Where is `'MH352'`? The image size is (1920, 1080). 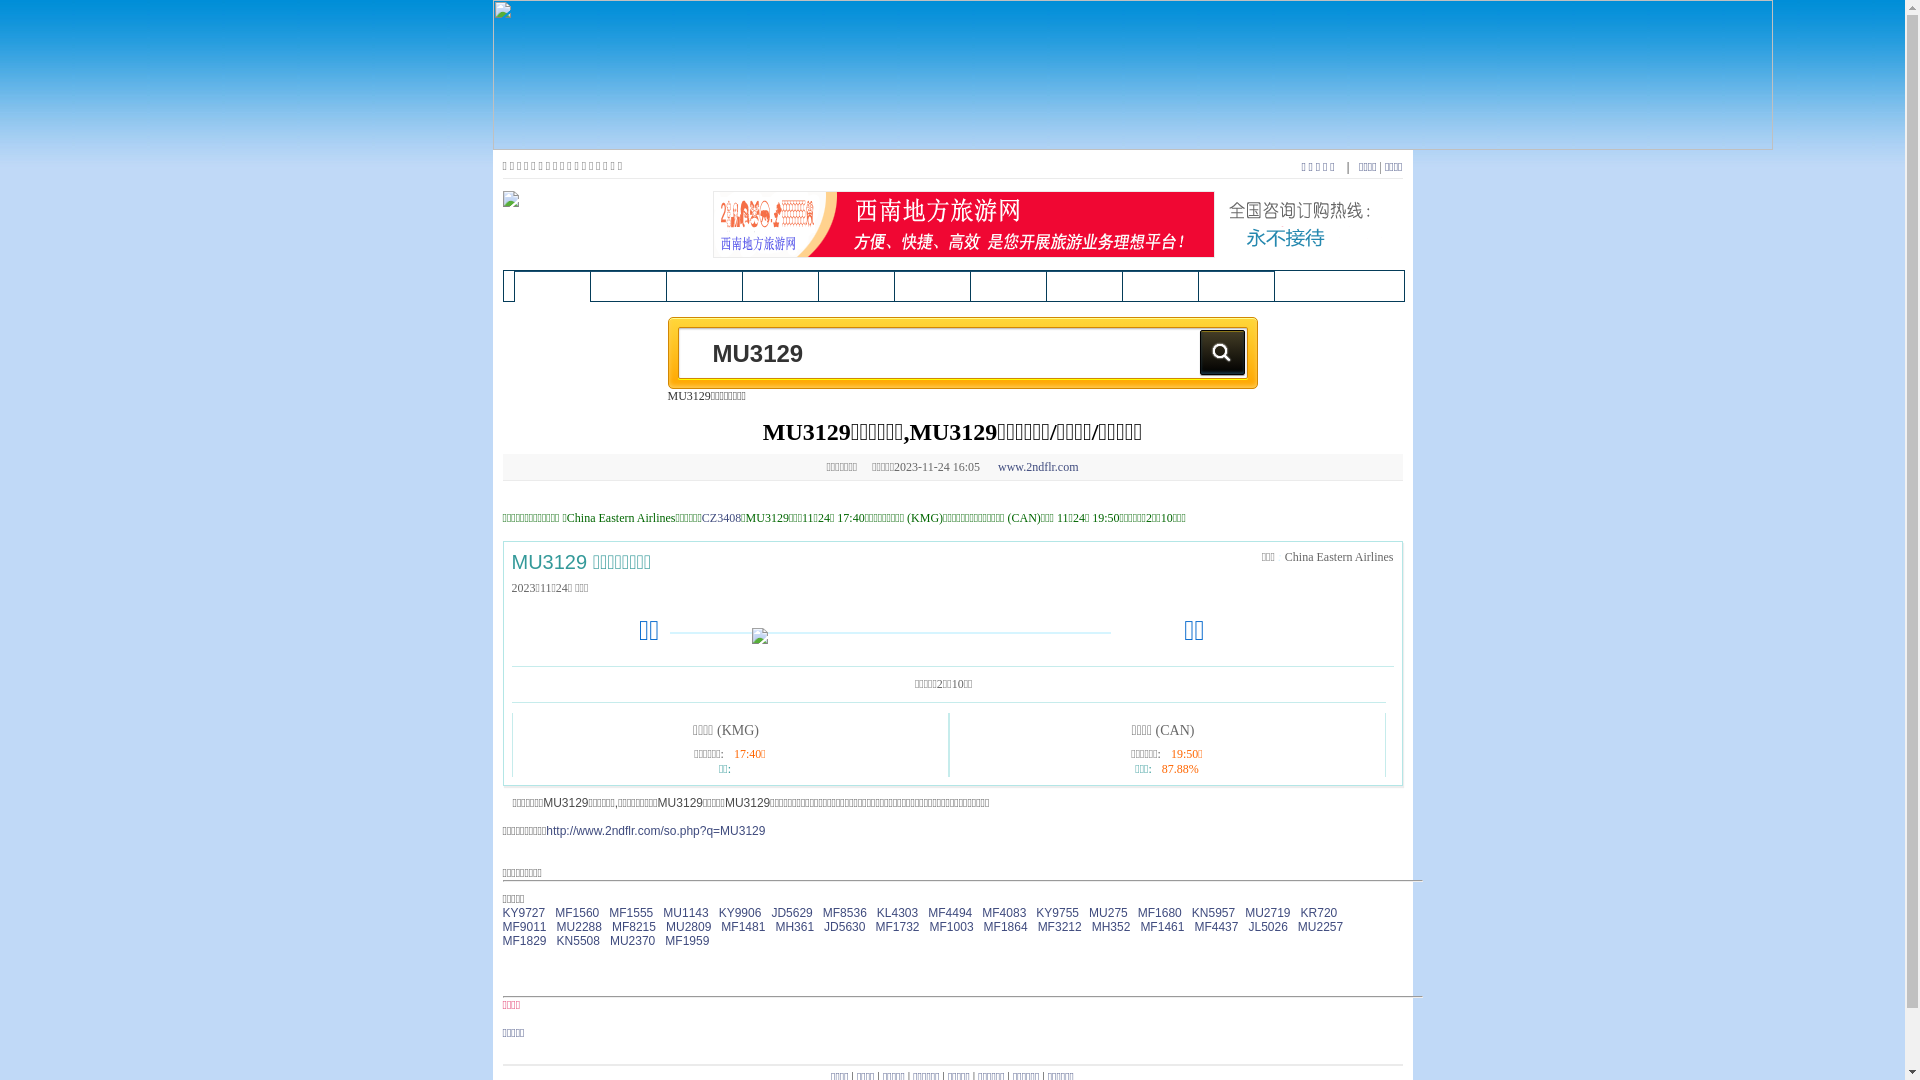
'MH352' is located at coordinates (1110, 926).